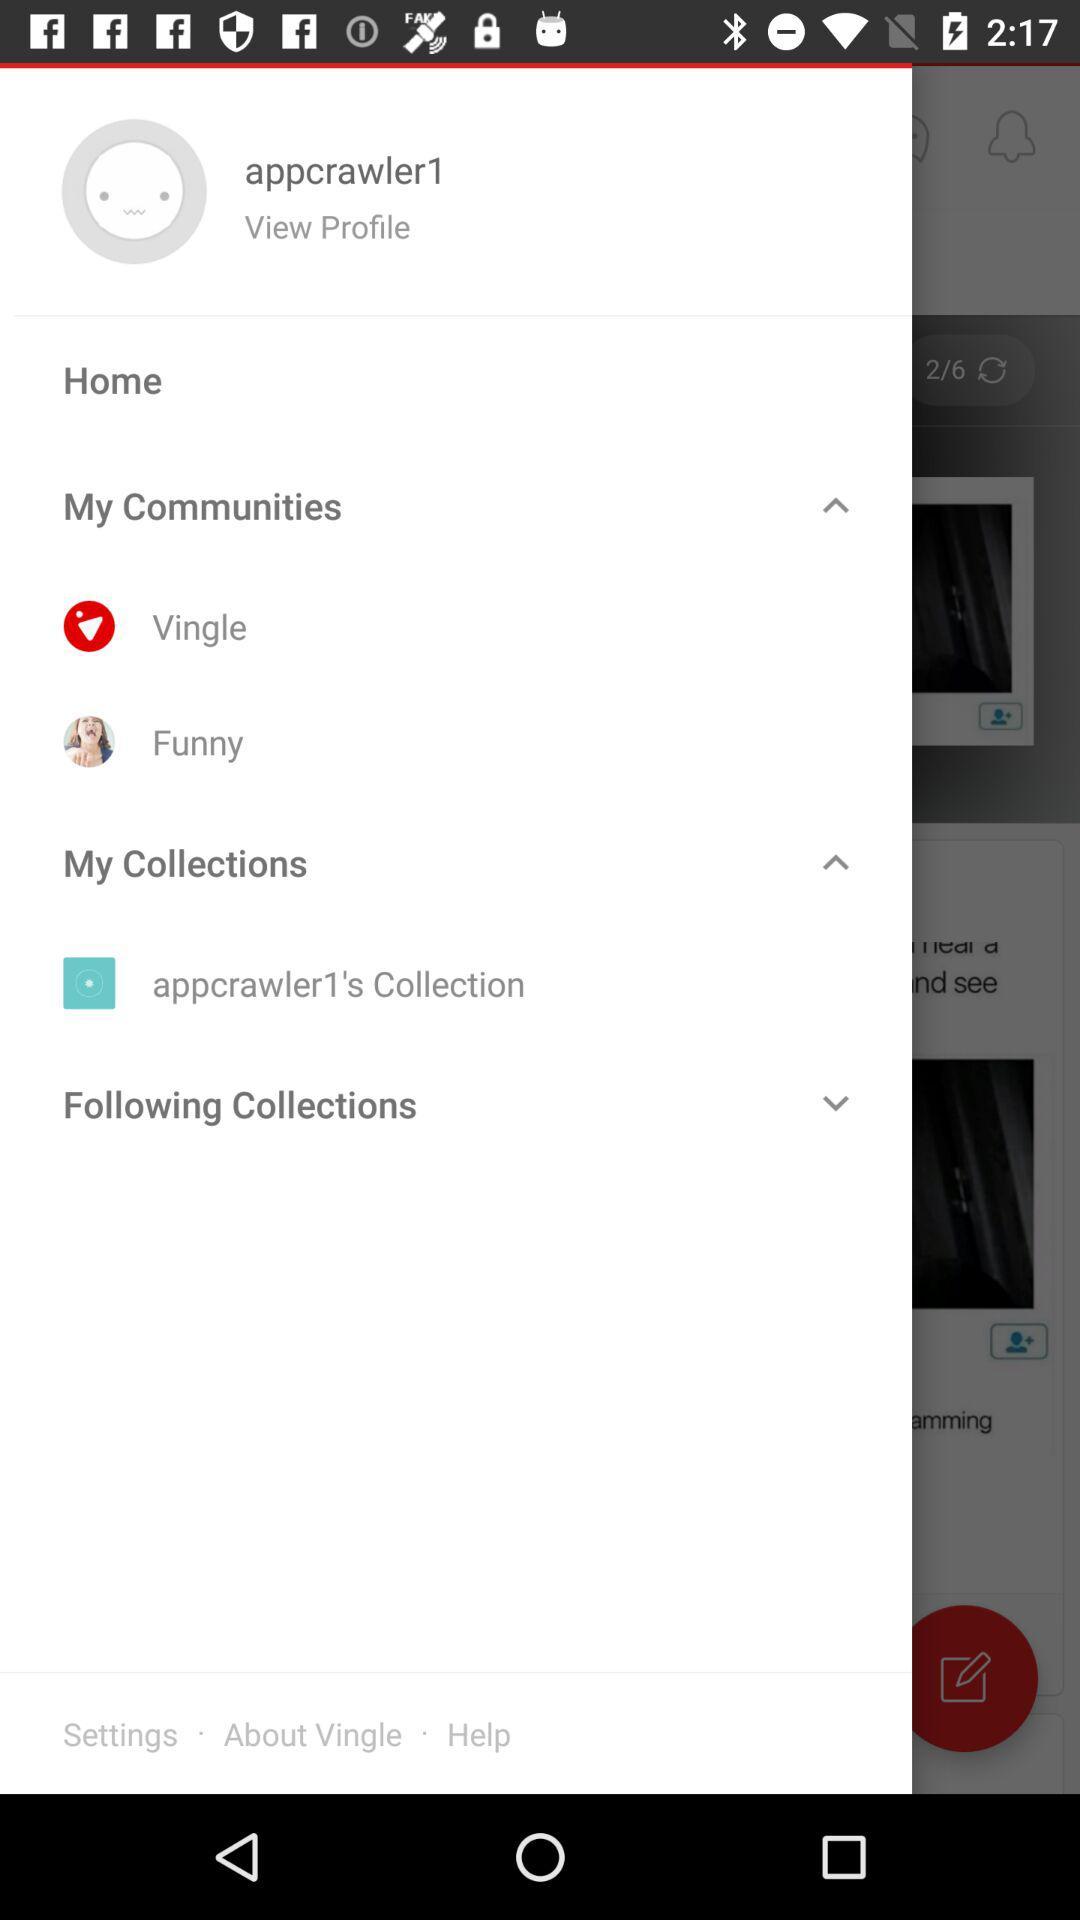  Describe the element at coordinates (963, 1678) in the screenshot. I see `the edit icon` at that location.